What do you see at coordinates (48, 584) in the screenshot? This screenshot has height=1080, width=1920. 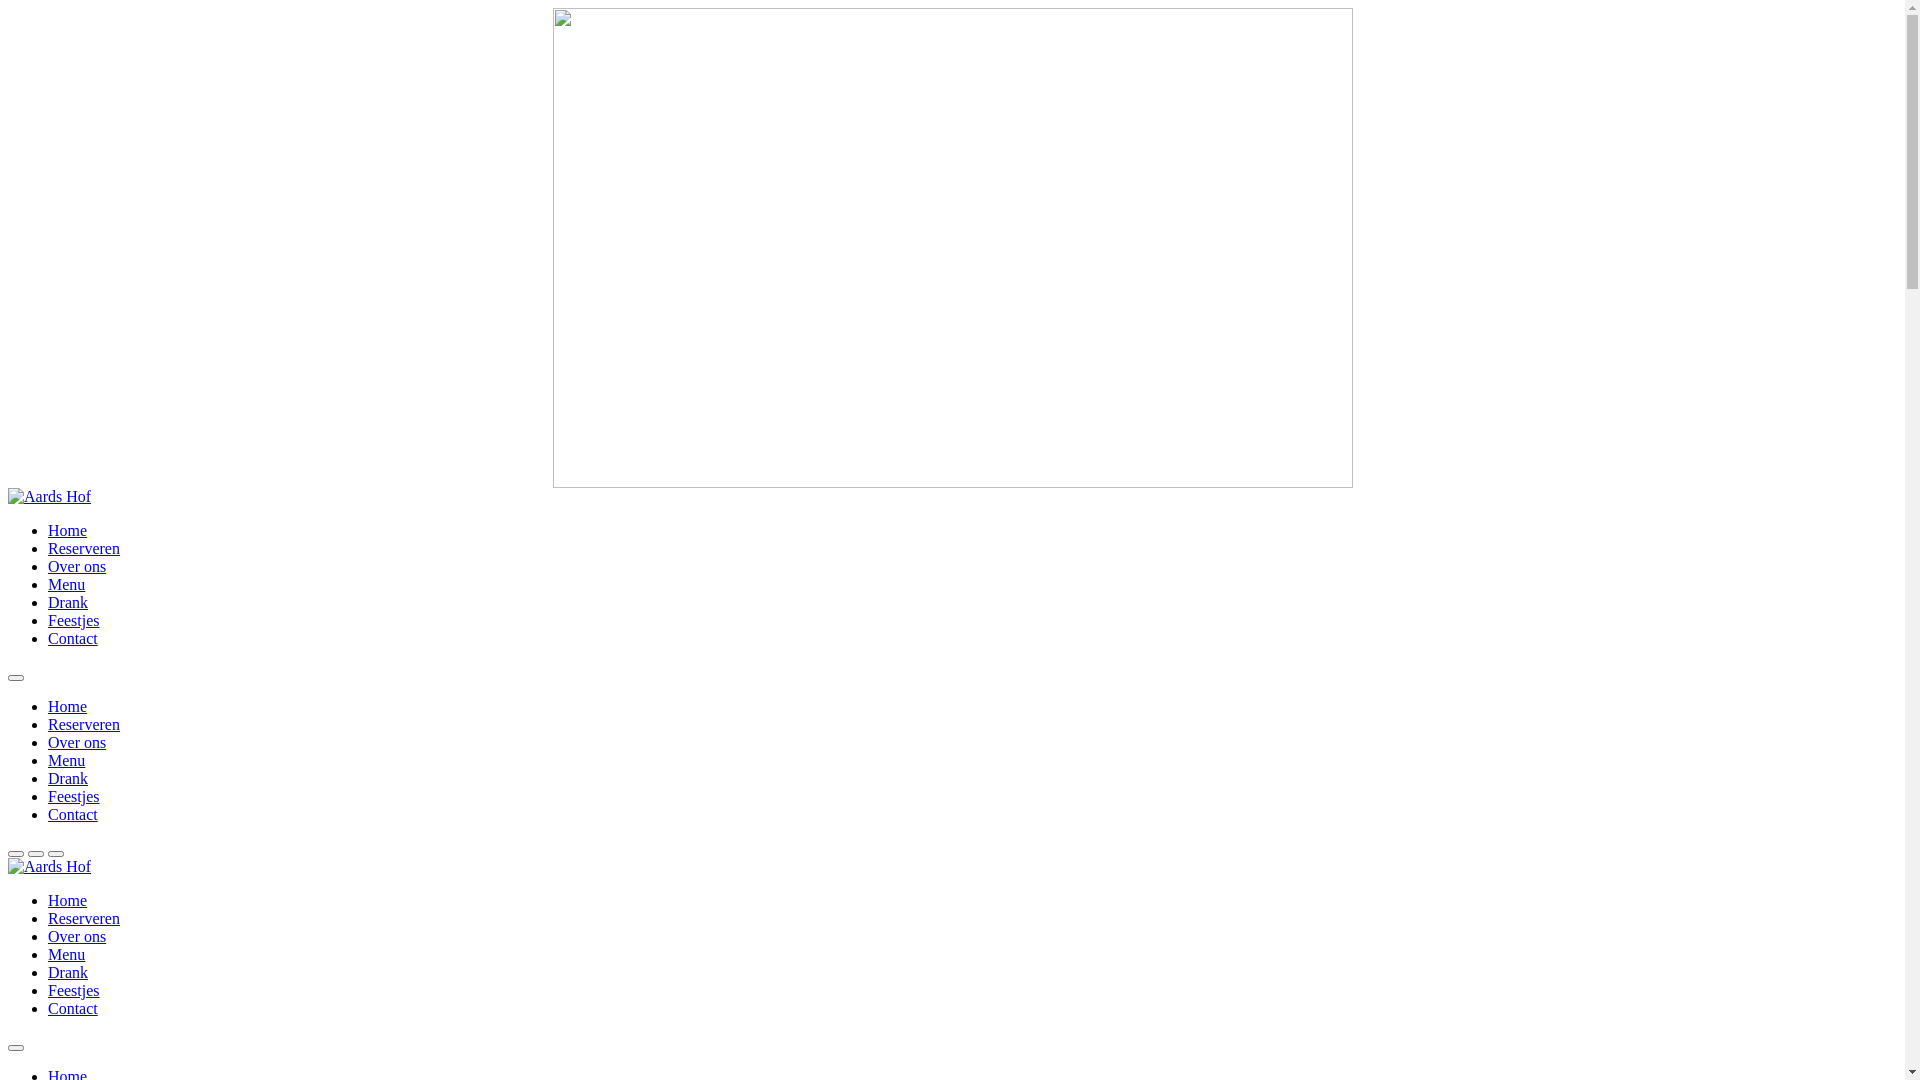 I see `'Menu'` at bounding box center [48, 584].